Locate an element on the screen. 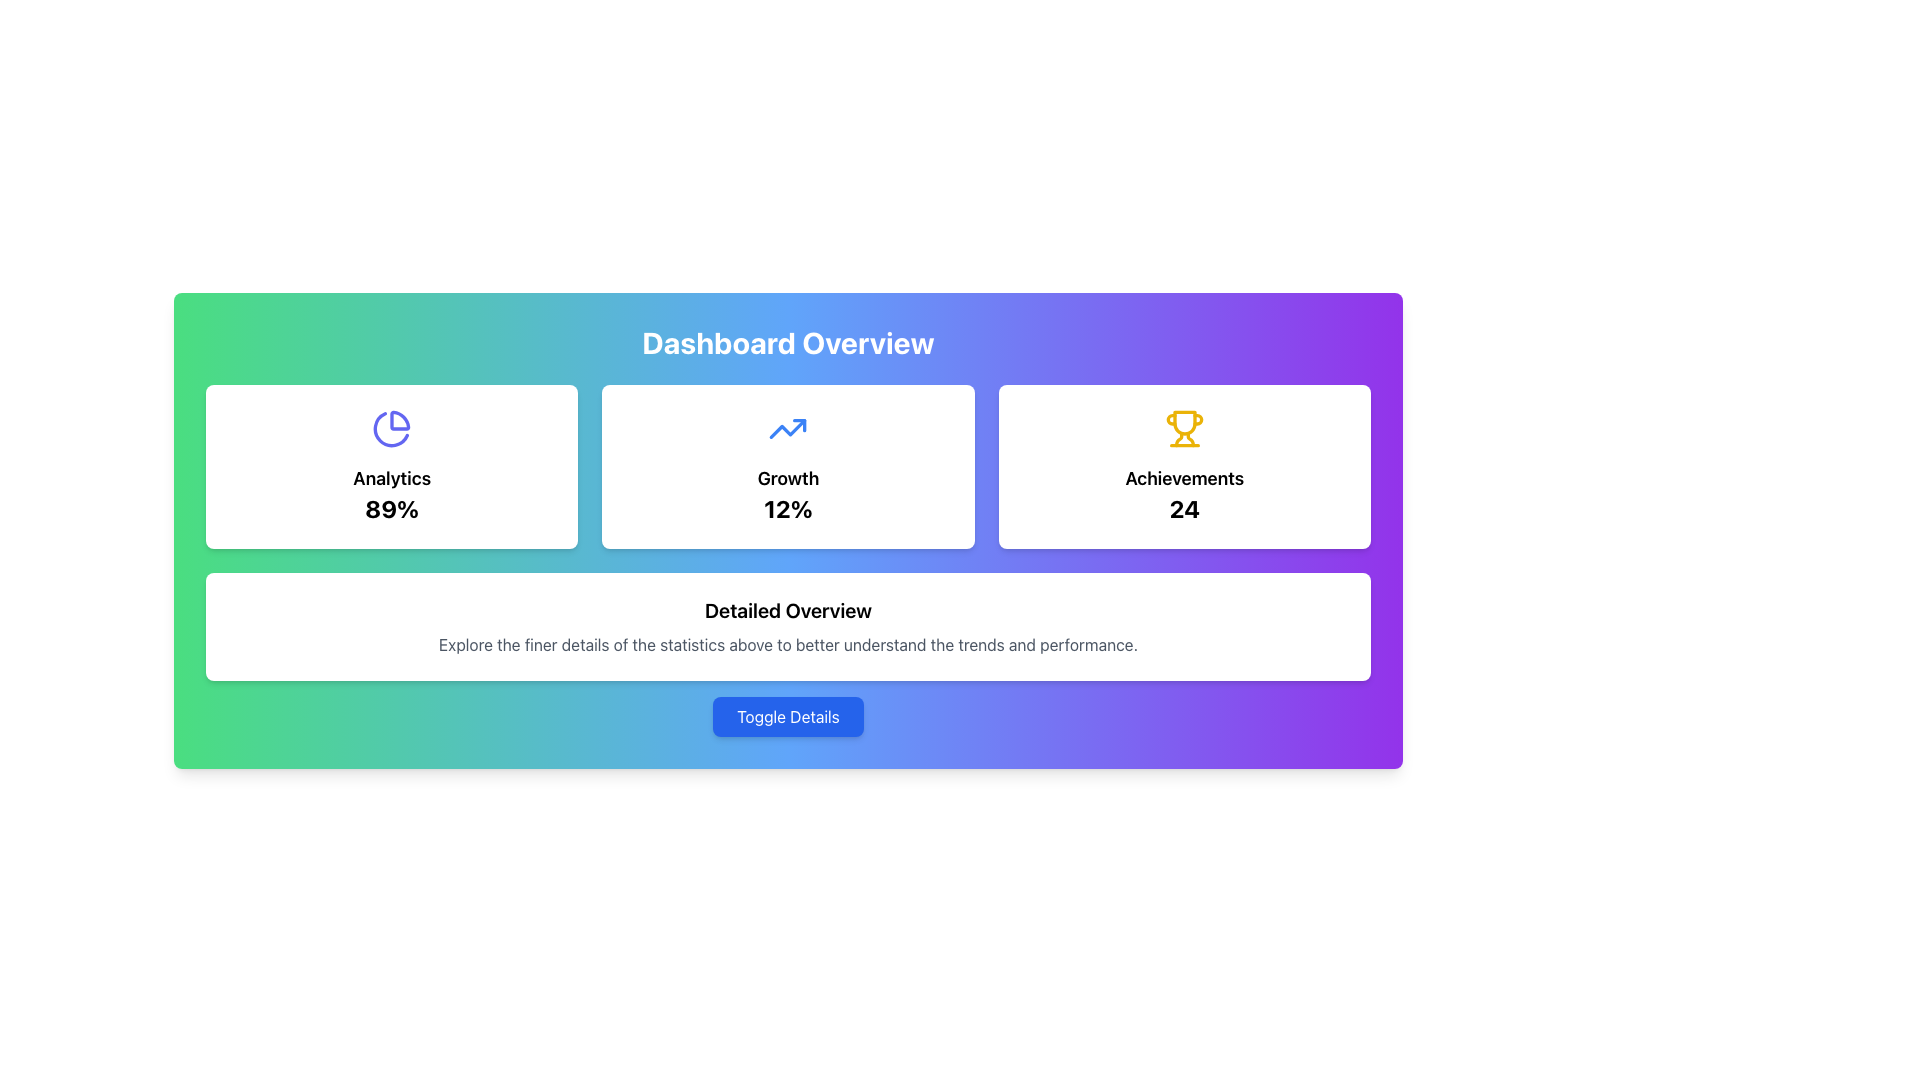  the heading label in the Achievements panel, indicating the type of information presented within this section of the dashboard is located at coordinates (1184, 478).